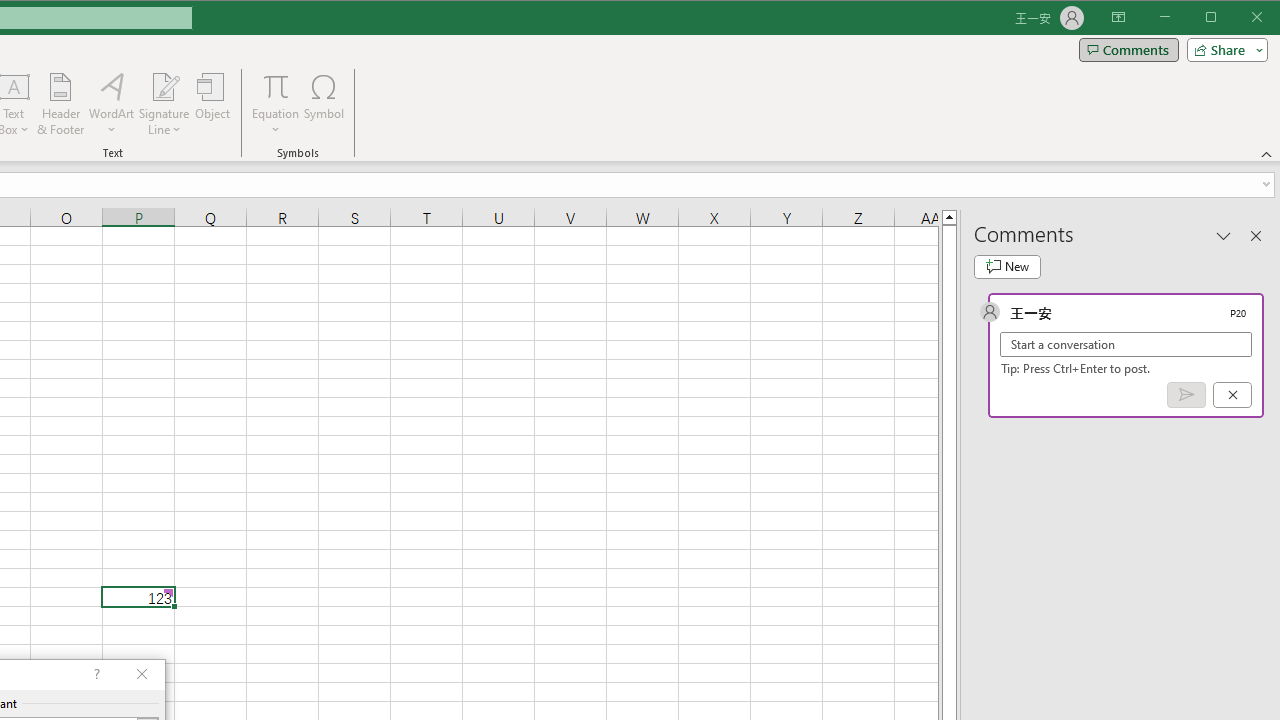 The height and width of the screenshot is (720, 1280). I want to click on 'New comment', so click(1007, 266).